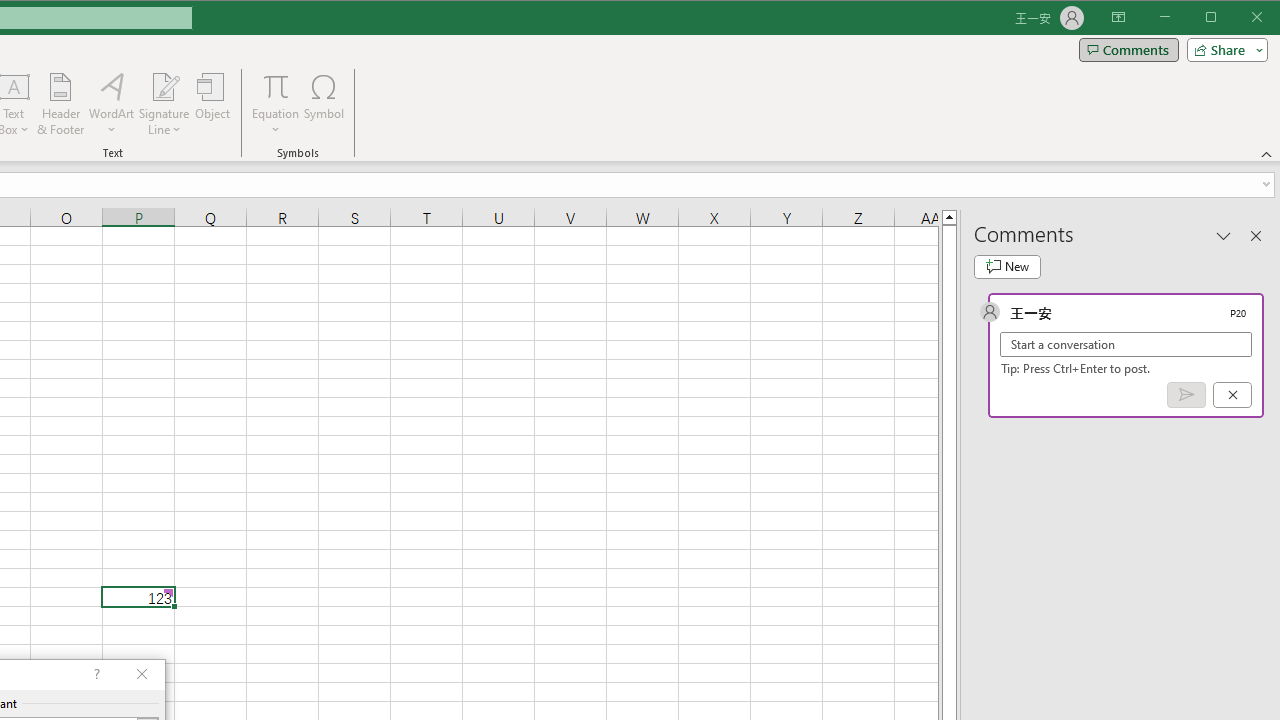 The height and width of the screenshot is (720, 1280). I want to click on 'New comment', so click(1007, 266).